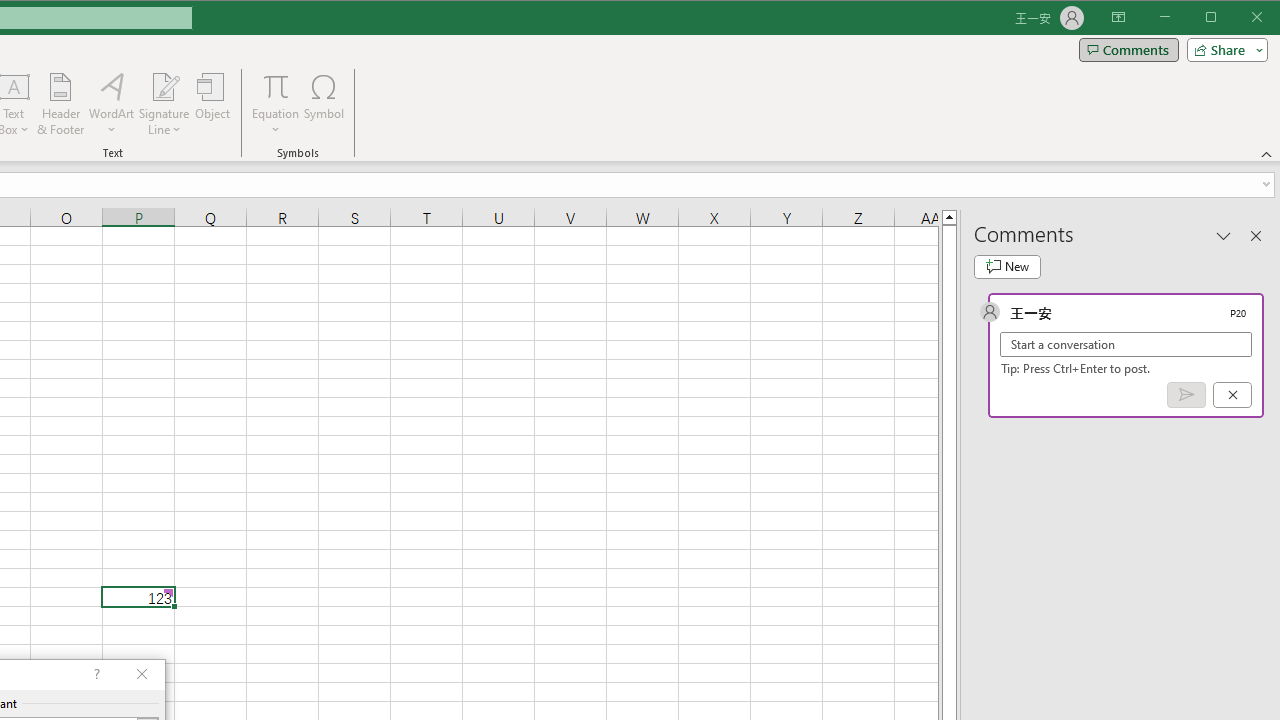 The height and width of the screenshot is (720, 1280). I want to click on 'New comment', so click(1007, 266).